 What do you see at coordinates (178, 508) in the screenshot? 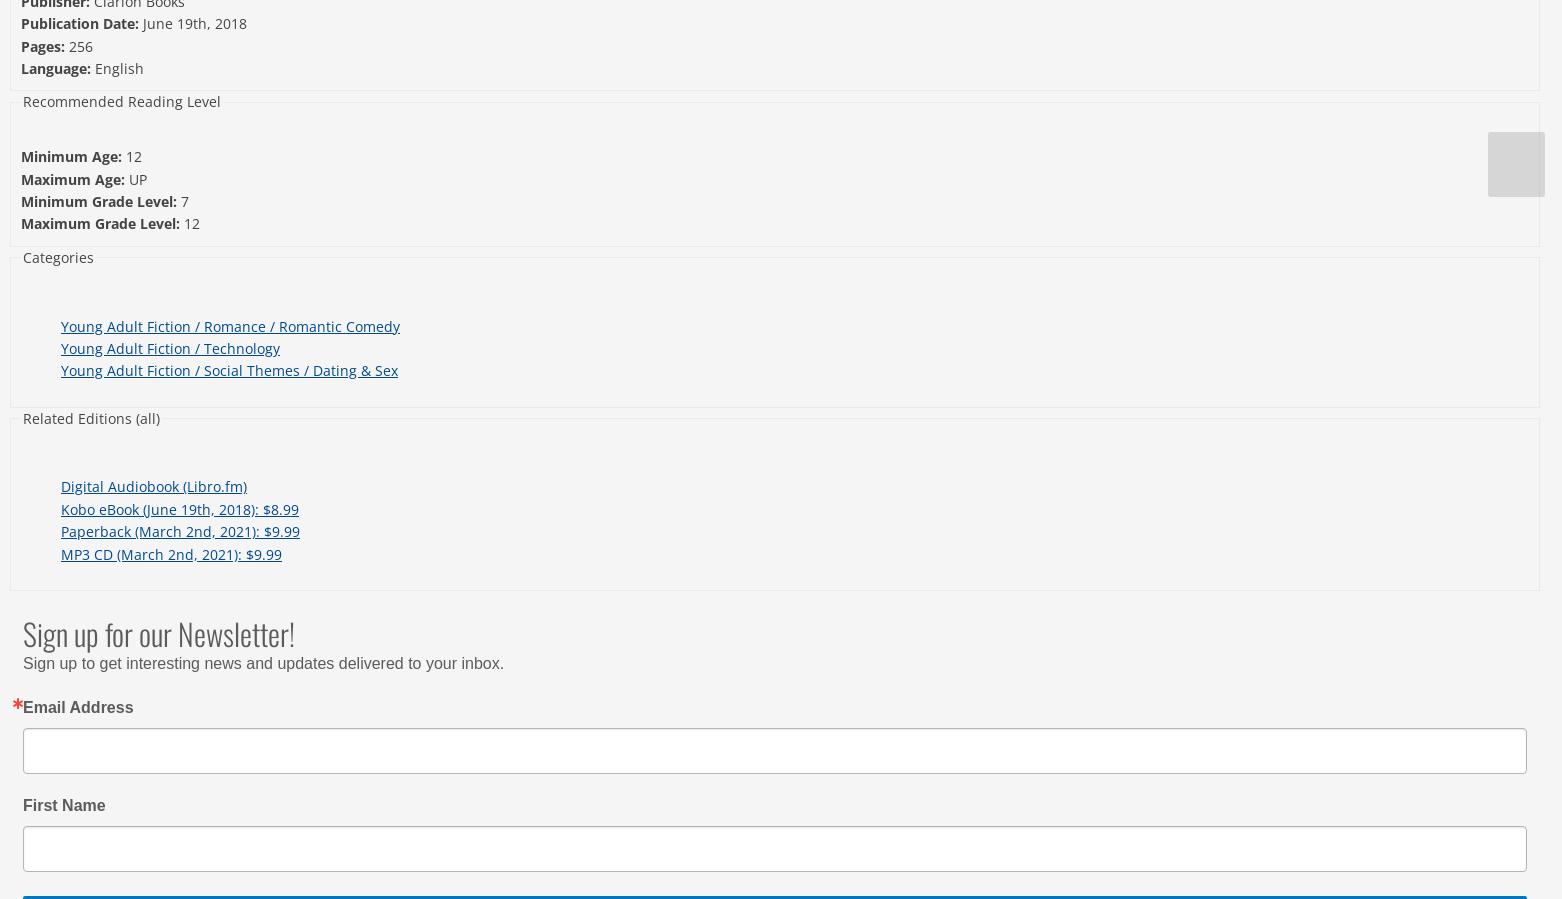
I see `'Kobo eBook  (June 19th, 2018): $8.99'` at bounding box center [178, 508].